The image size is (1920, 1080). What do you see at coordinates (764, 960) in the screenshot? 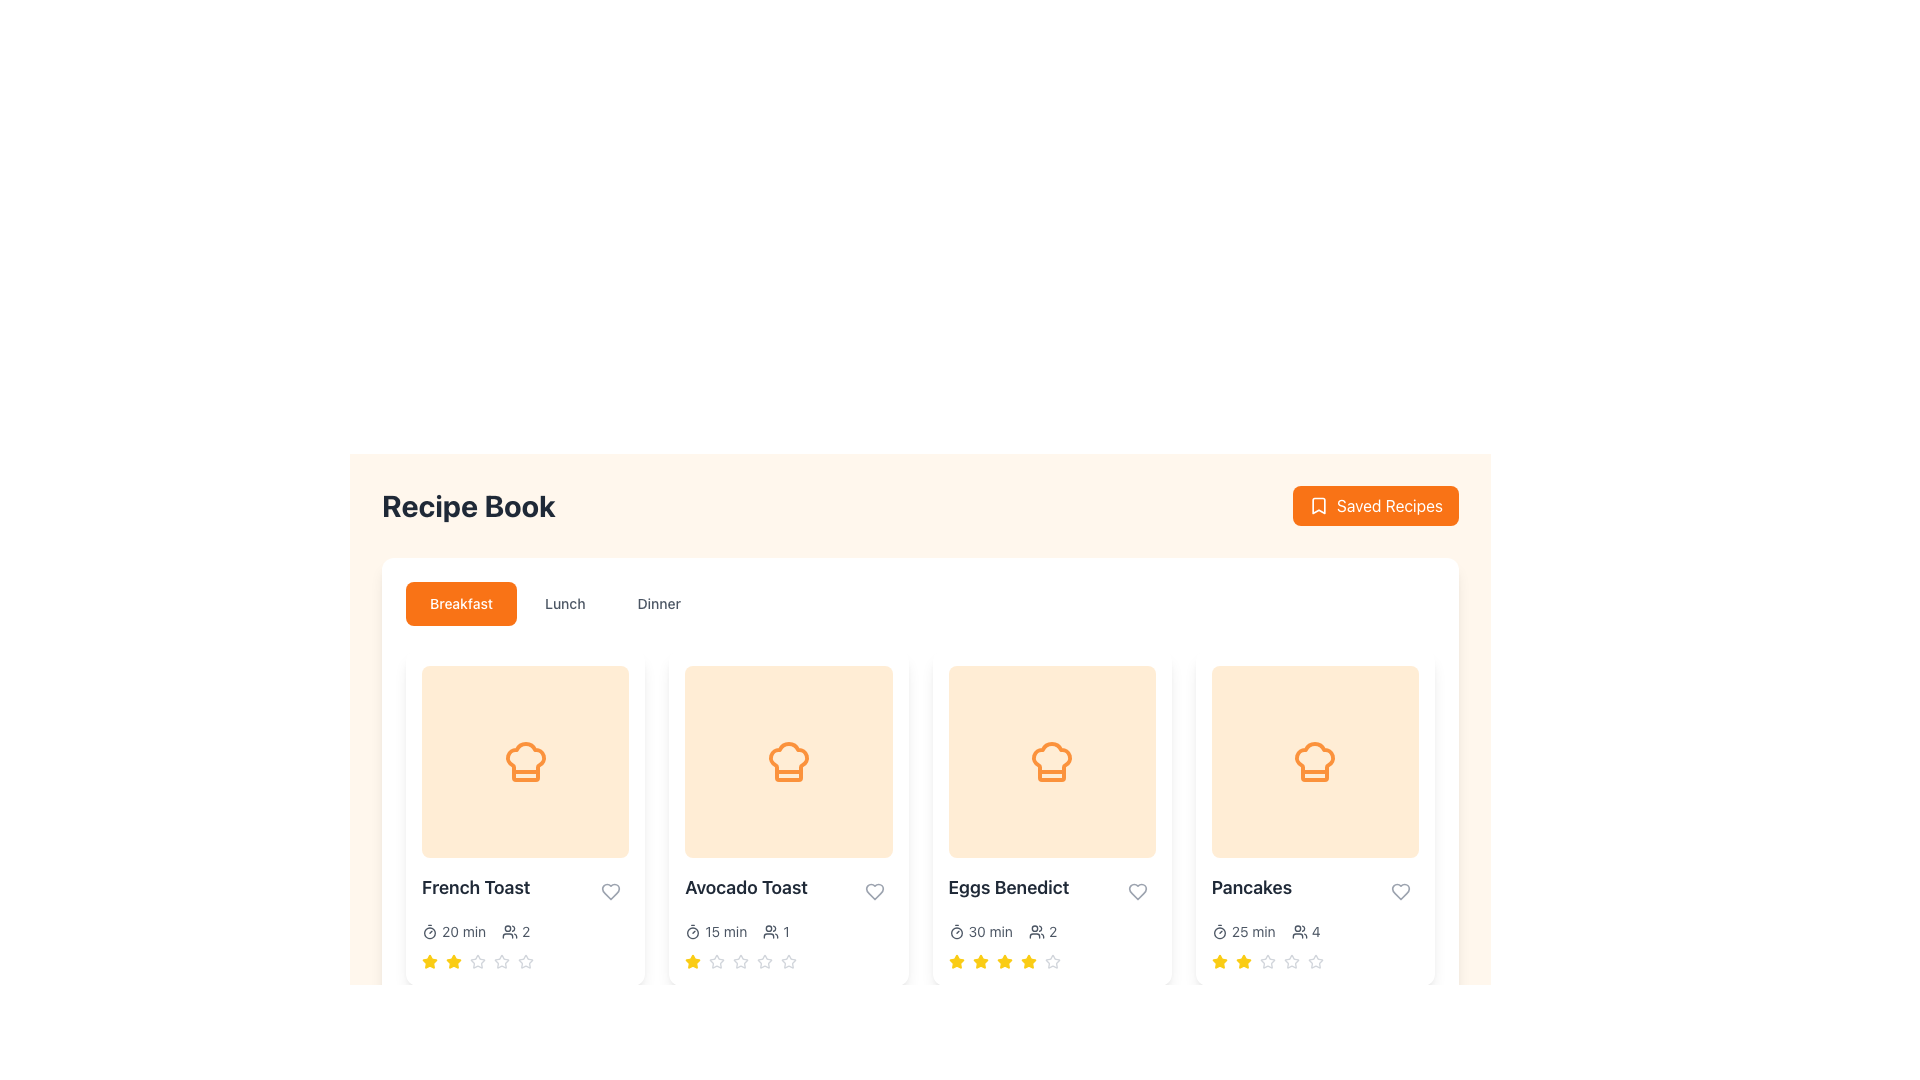
I see `the third star-shaped icon in the rating section below the 'Avocado Toast' recipe to rate it` at bounding box center [764, 960].